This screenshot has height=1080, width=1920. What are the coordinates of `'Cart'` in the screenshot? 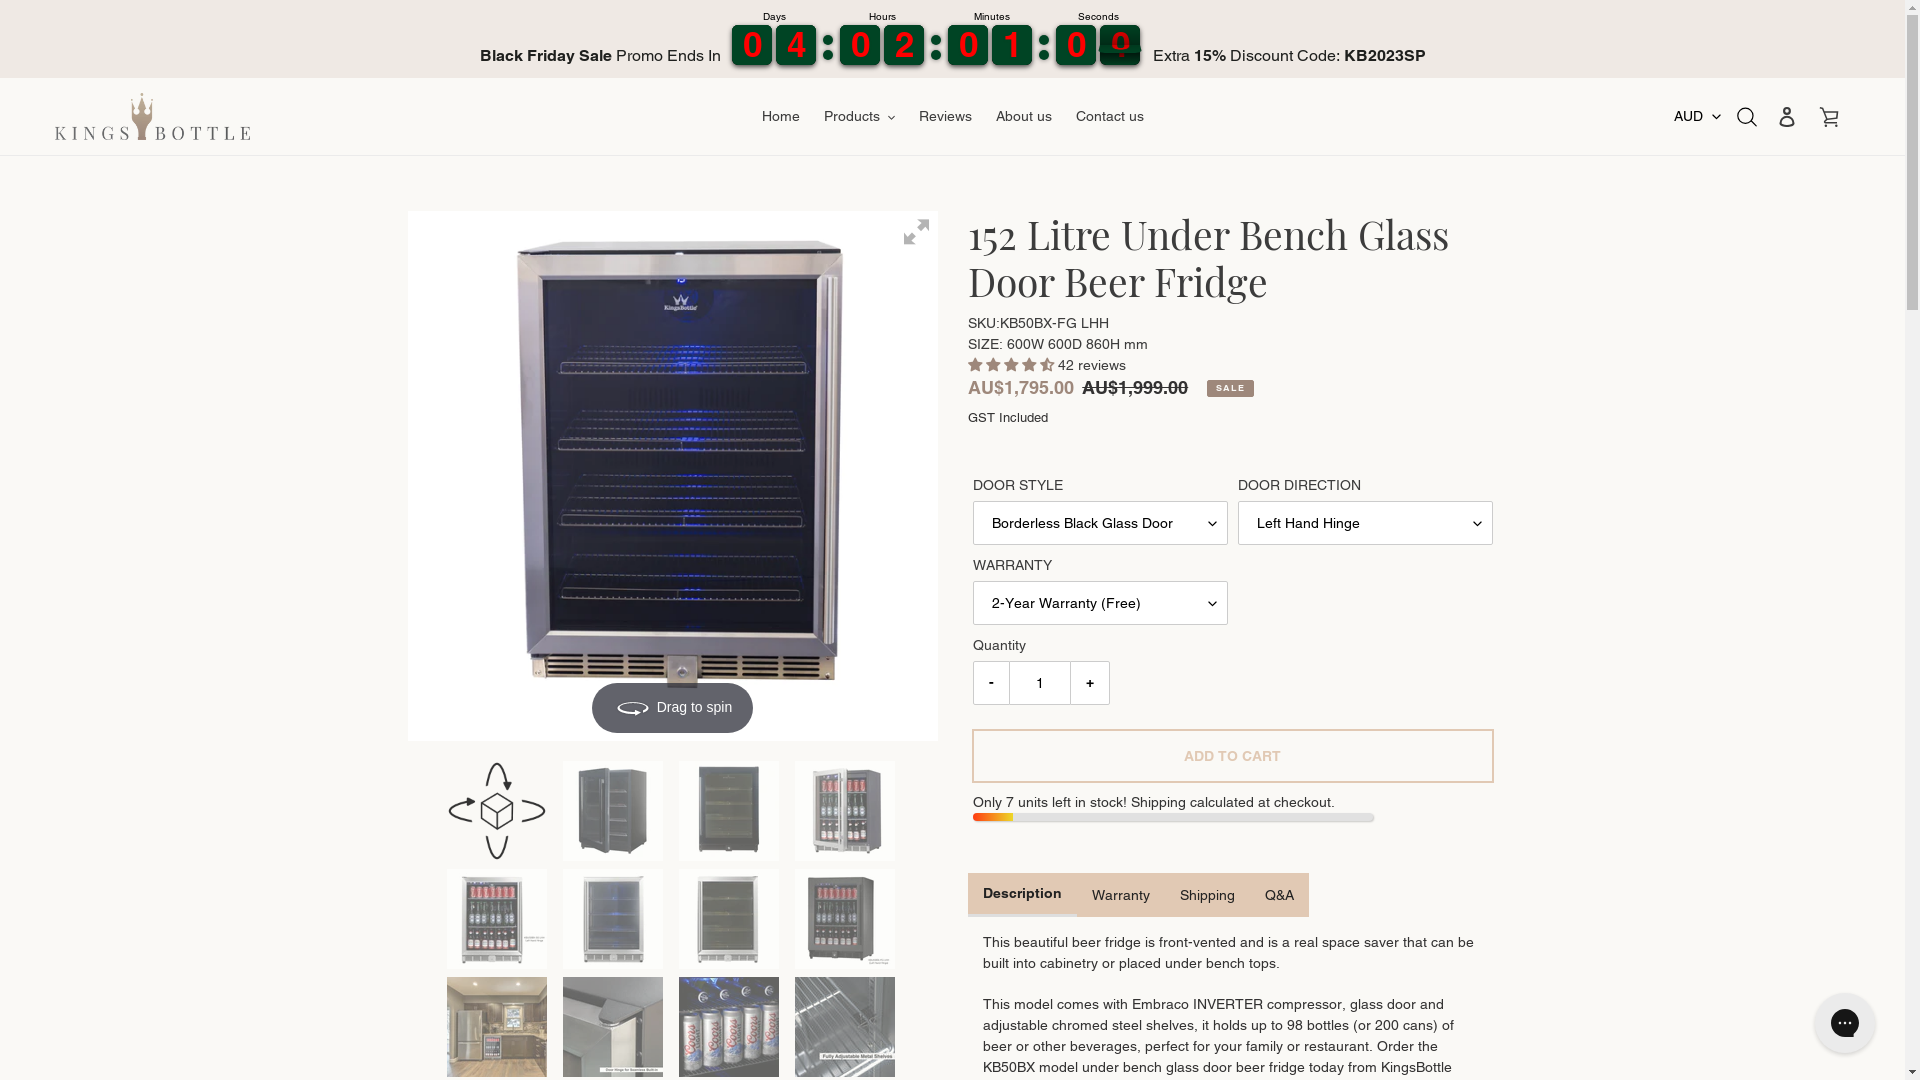 It's located at (1828, 116).